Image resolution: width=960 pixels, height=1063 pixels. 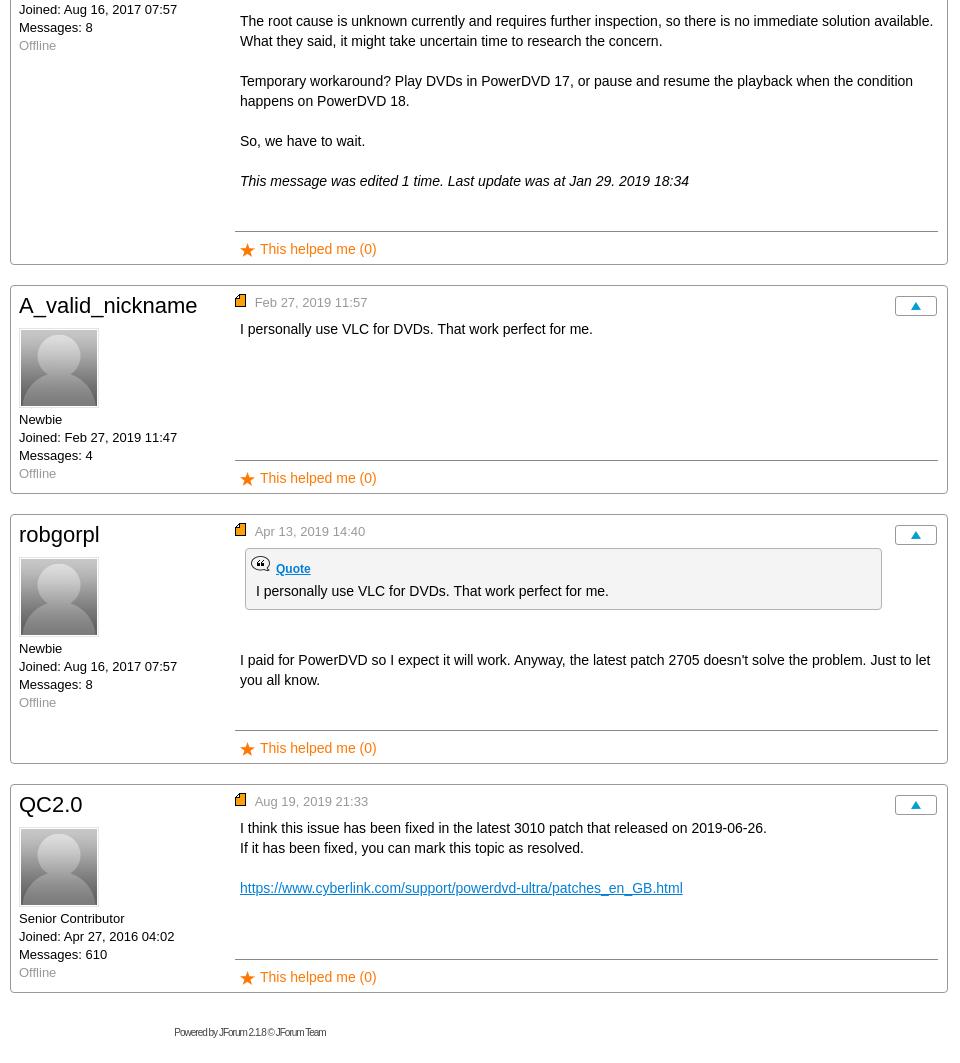 What do you see at coordinates (291, 568) in the screenshot?
I see `'Quote'` at bounding box center [291, 568].